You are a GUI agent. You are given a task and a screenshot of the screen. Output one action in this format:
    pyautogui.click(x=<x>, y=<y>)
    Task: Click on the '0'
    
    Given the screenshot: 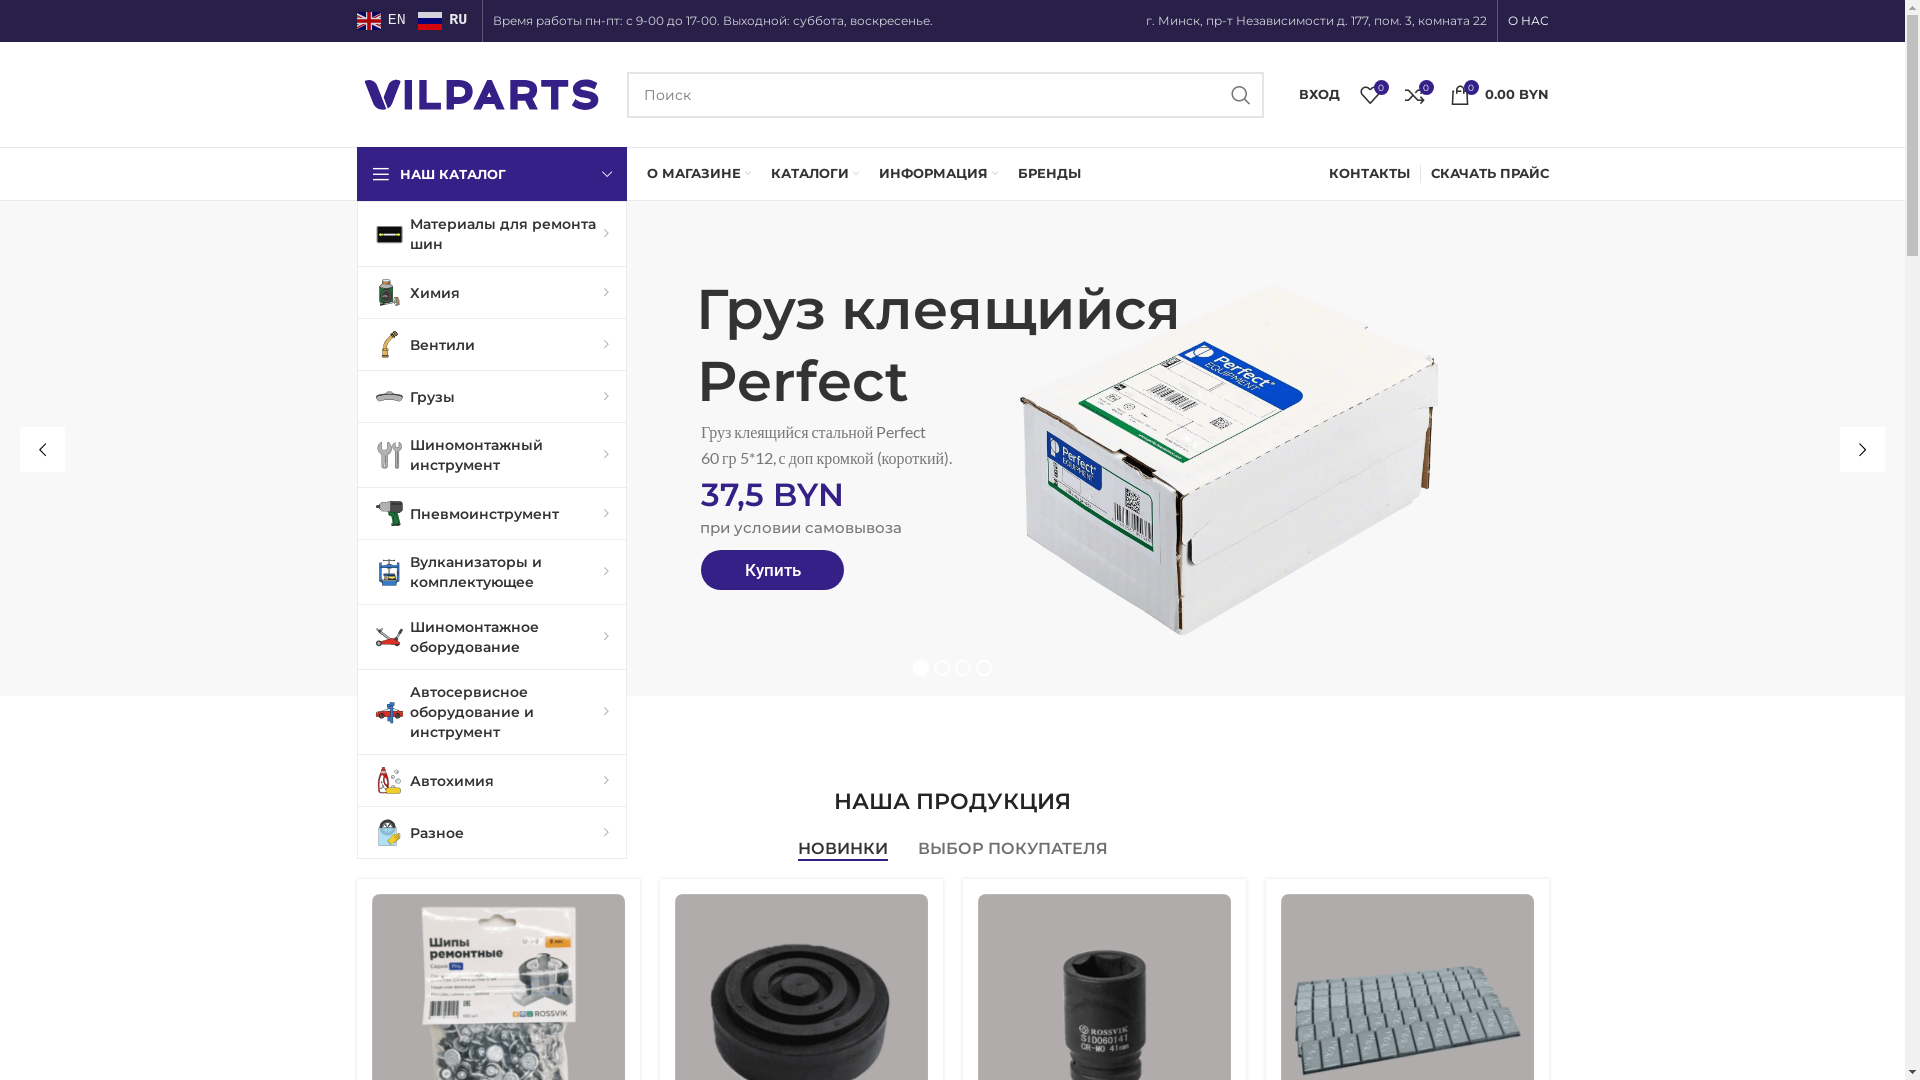 What is the action you would take?
    pyautogui.click(x=1392, y=93)
    